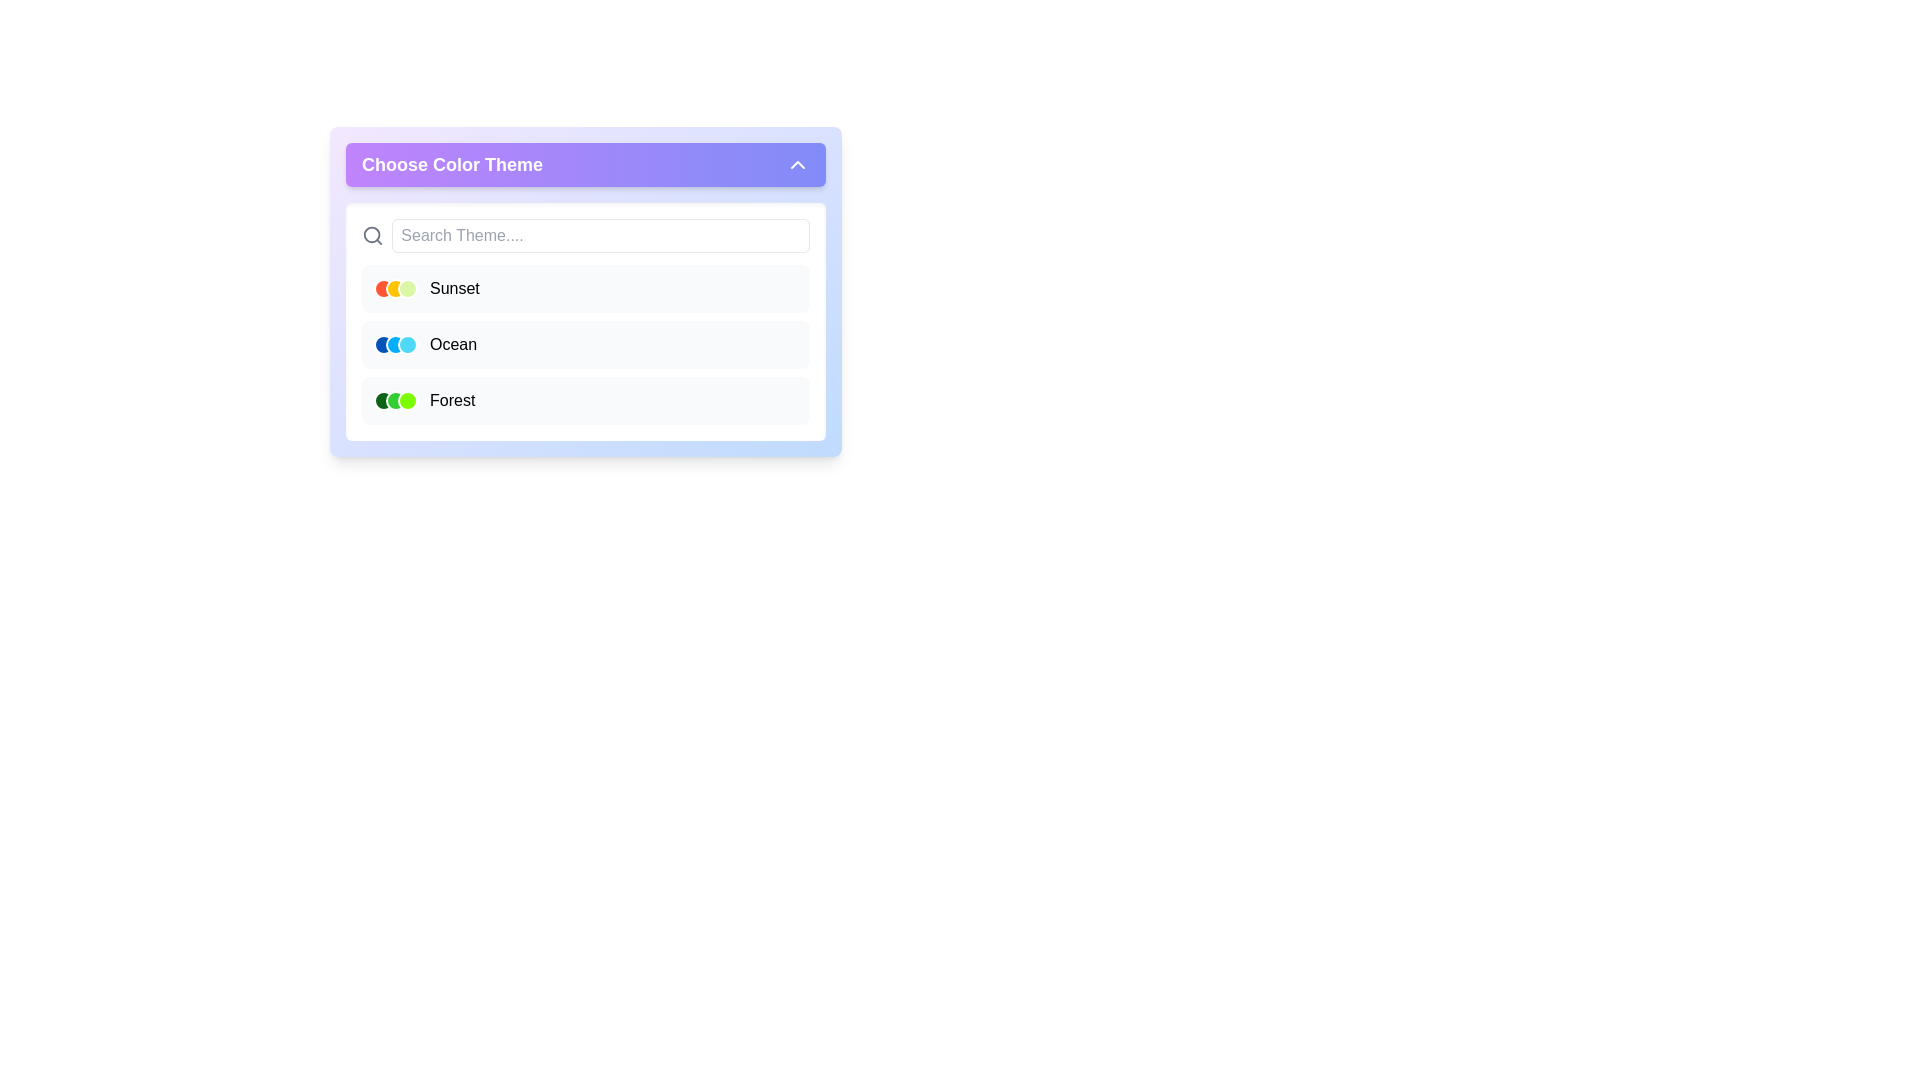 This screenshot has height=1080, width=1920. I want to click on the second circular indicator with a green background and white border, so click(395, 401).